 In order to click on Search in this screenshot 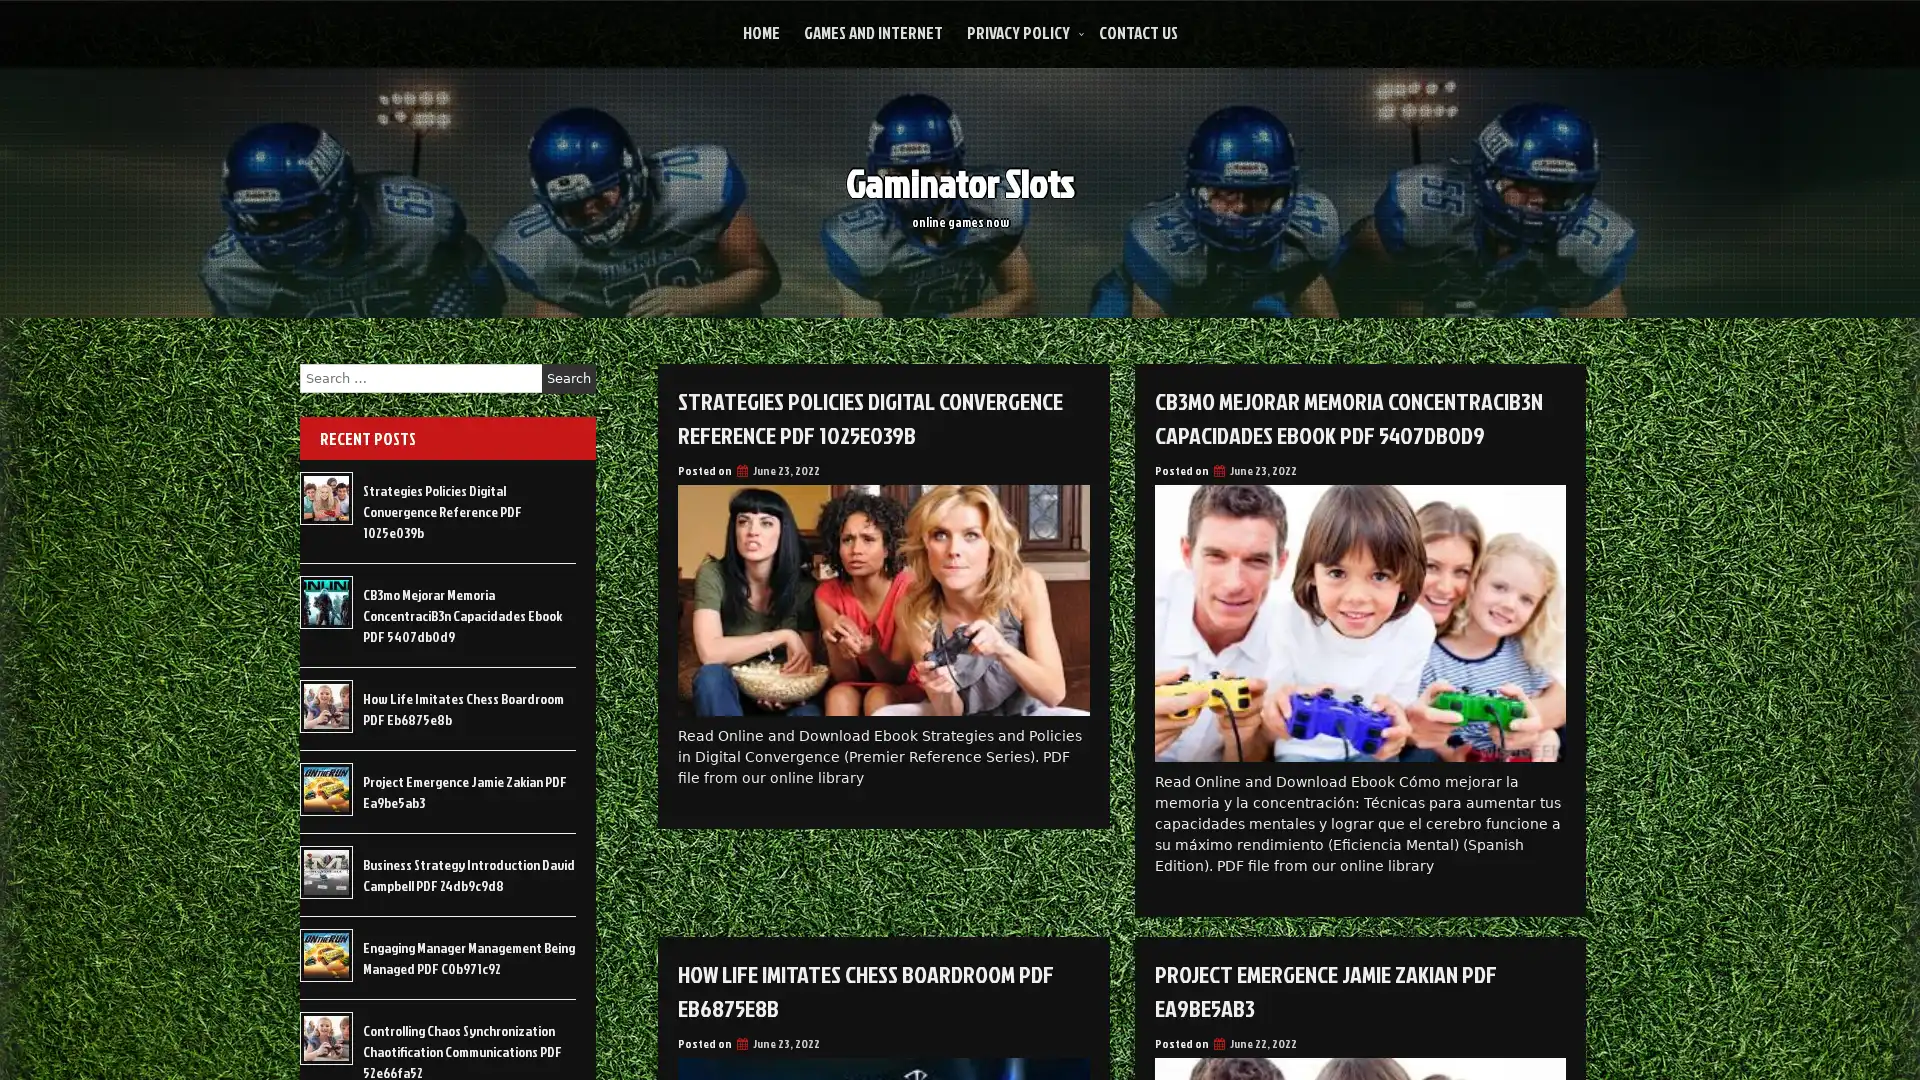, I will do `click(568, 378)`.